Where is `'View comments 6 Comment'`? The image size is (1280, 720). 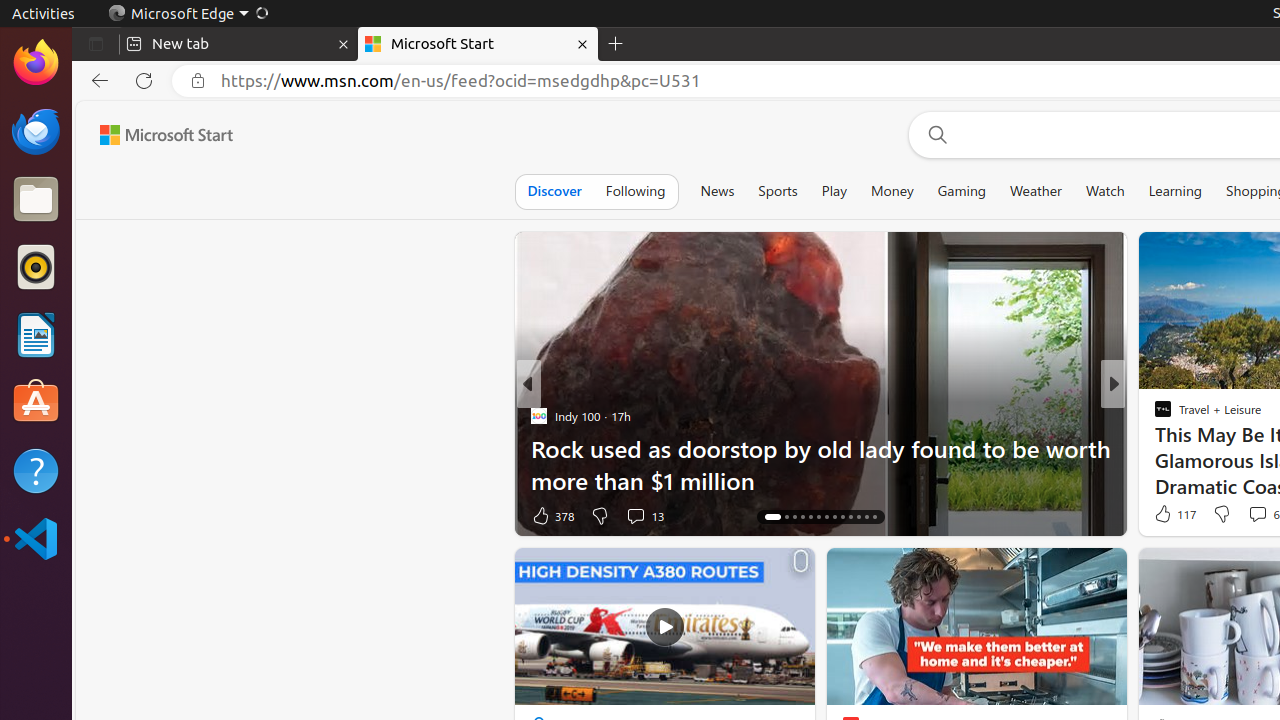
'View comments 6 Comment' is located at coordinates (1256, 513).